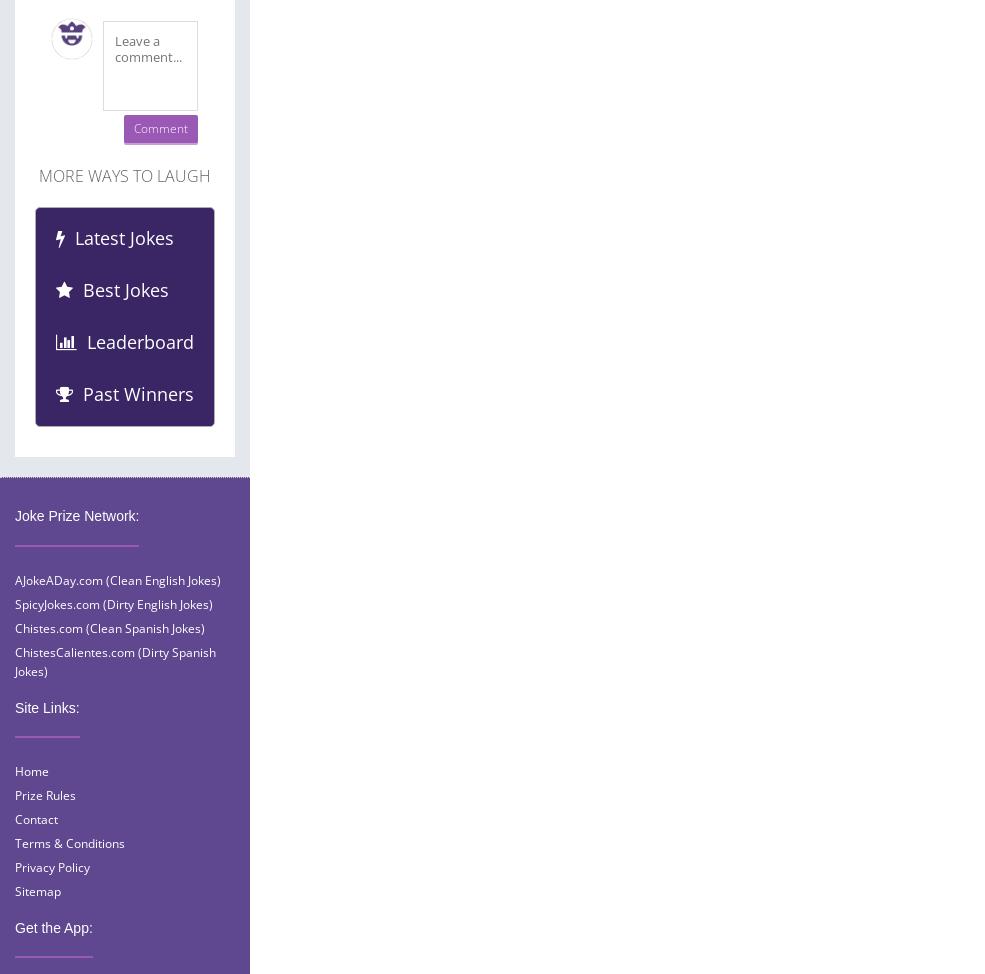 The height and width of the screenshot is (974, 985). I want to click on 'SpicyJokes.com (Dirty English Jokes)', so click(113, 602).